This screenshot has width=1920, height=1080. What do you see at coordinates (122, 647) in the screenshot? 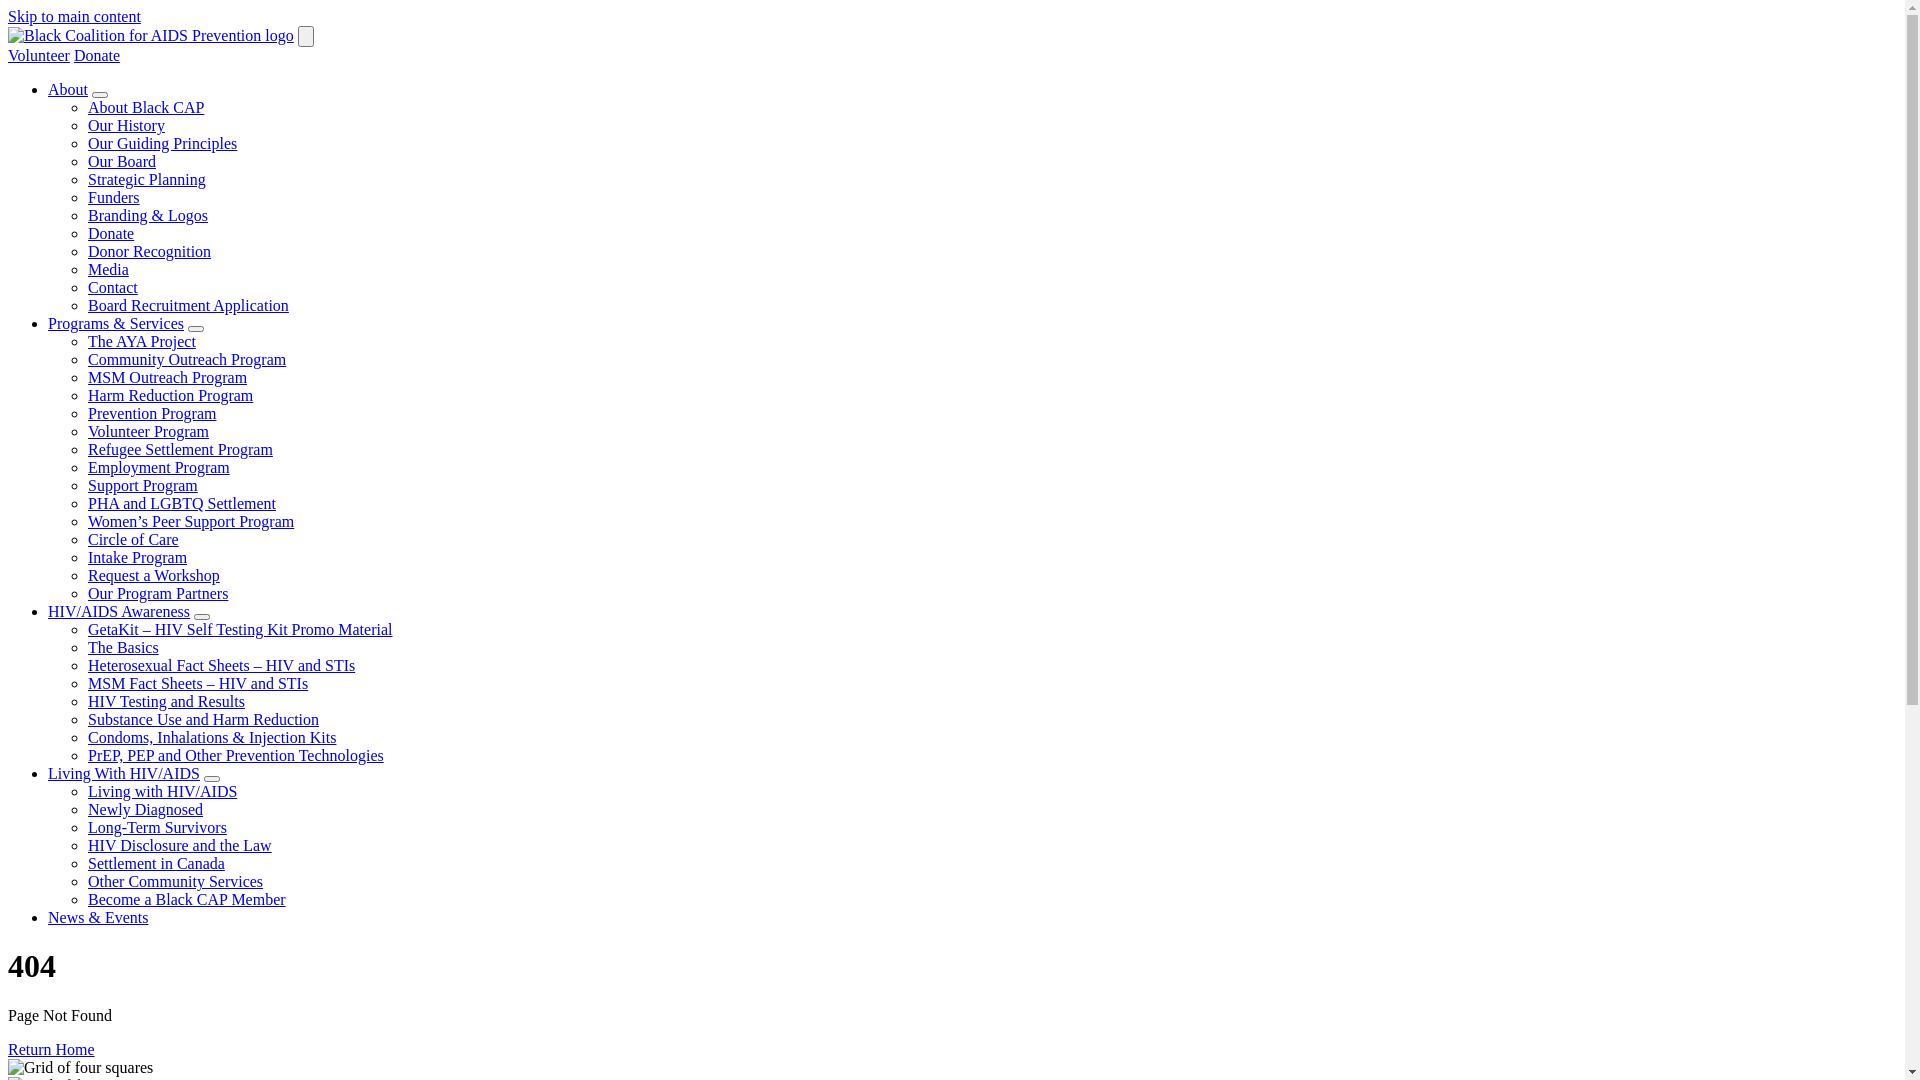
I see `'The Basics'` at bounding box center [122, 647].